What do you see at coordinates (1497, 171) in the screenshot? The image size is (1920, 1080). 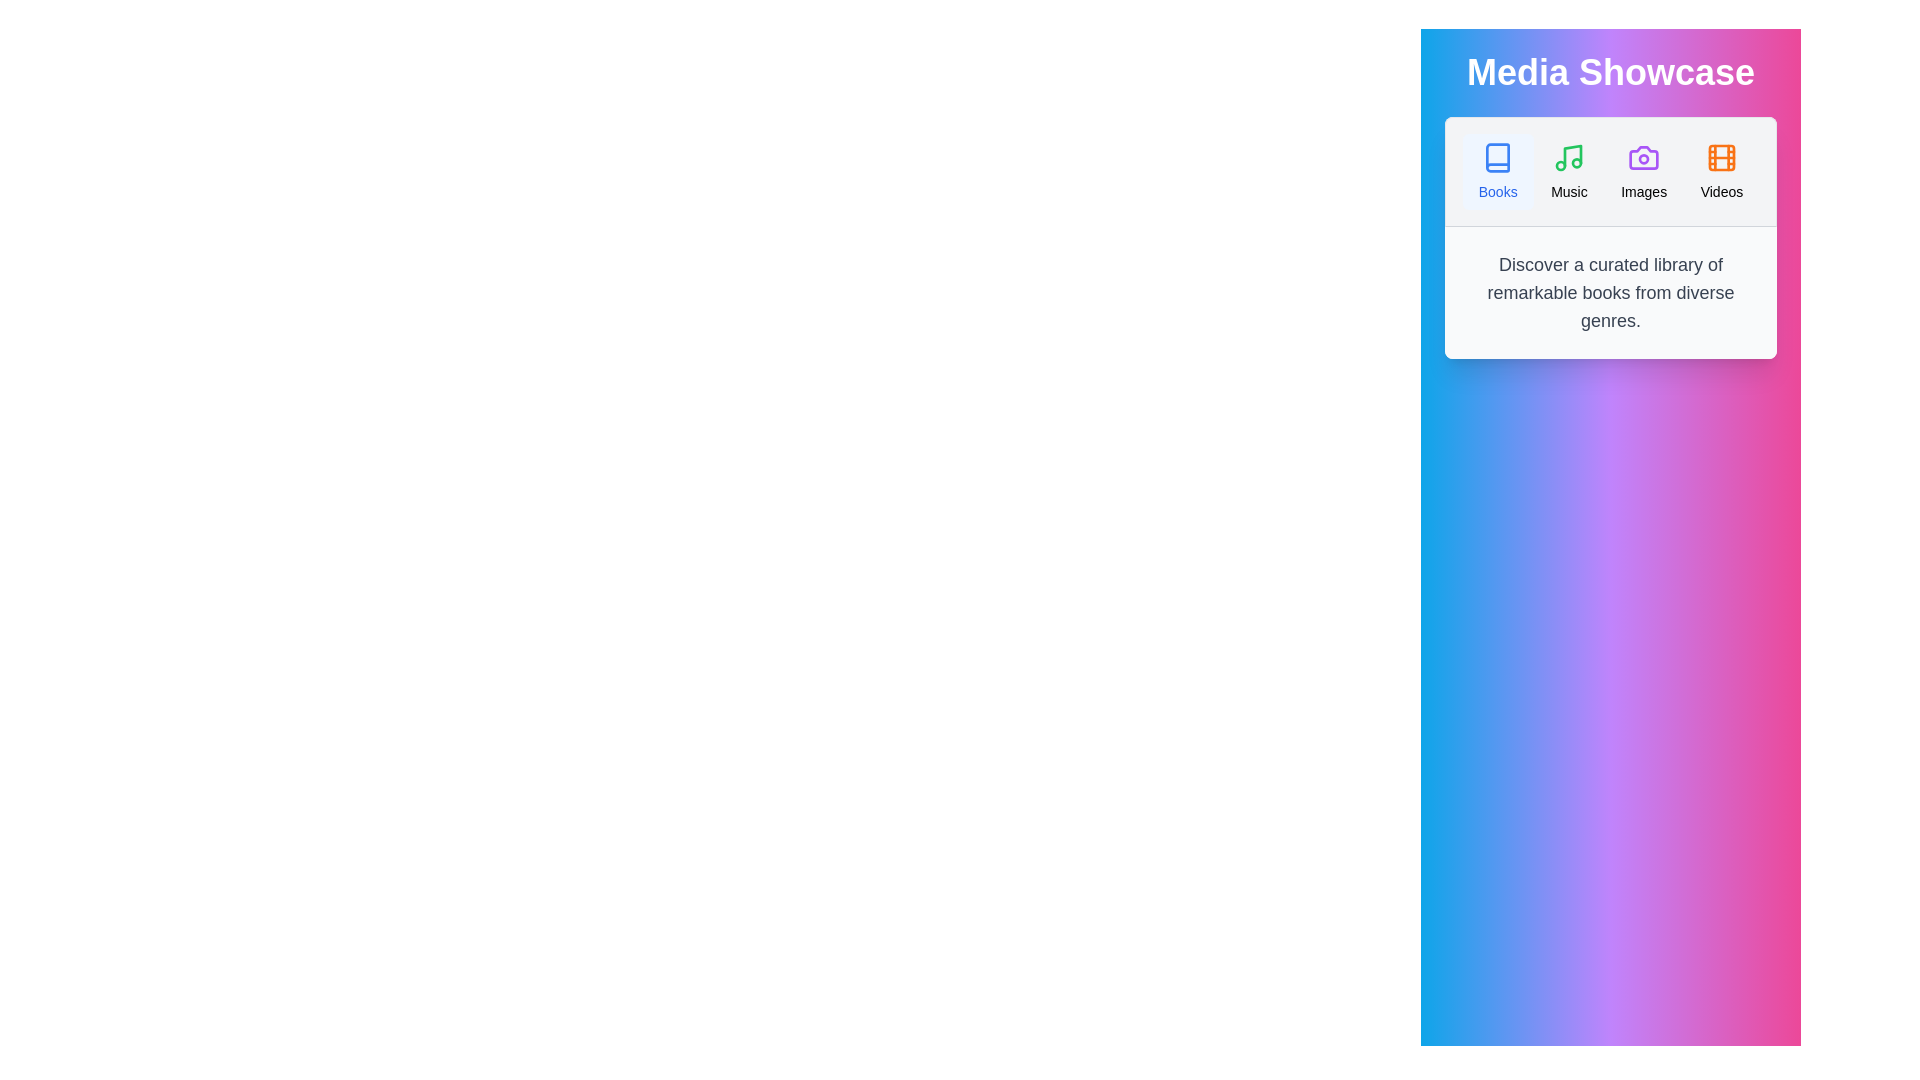 I see `the media category Books by clicking its icon` at bounding box center [1497, 171].